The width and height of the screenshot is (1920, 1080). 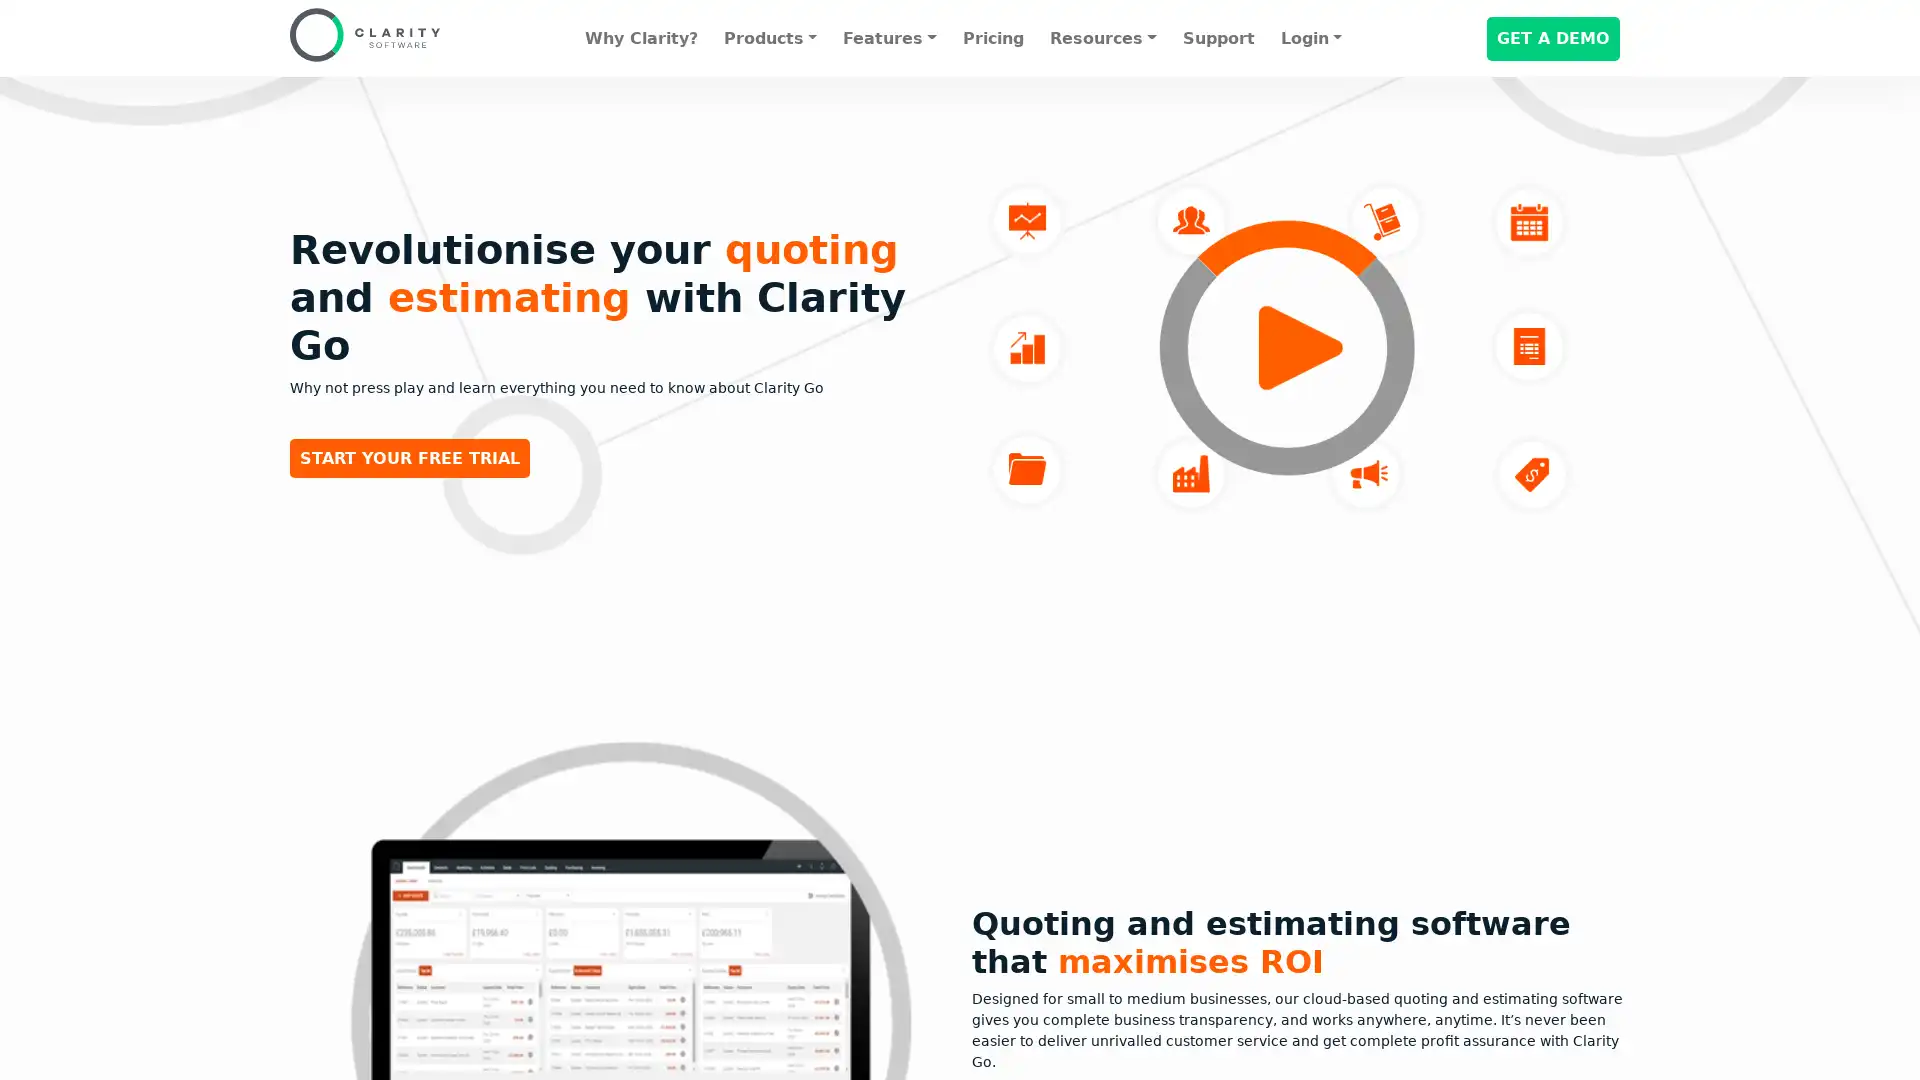 What do you see at coordinates (1310, 38) in the screenshot?
I see `Login` at bounding box center [1310, 38].